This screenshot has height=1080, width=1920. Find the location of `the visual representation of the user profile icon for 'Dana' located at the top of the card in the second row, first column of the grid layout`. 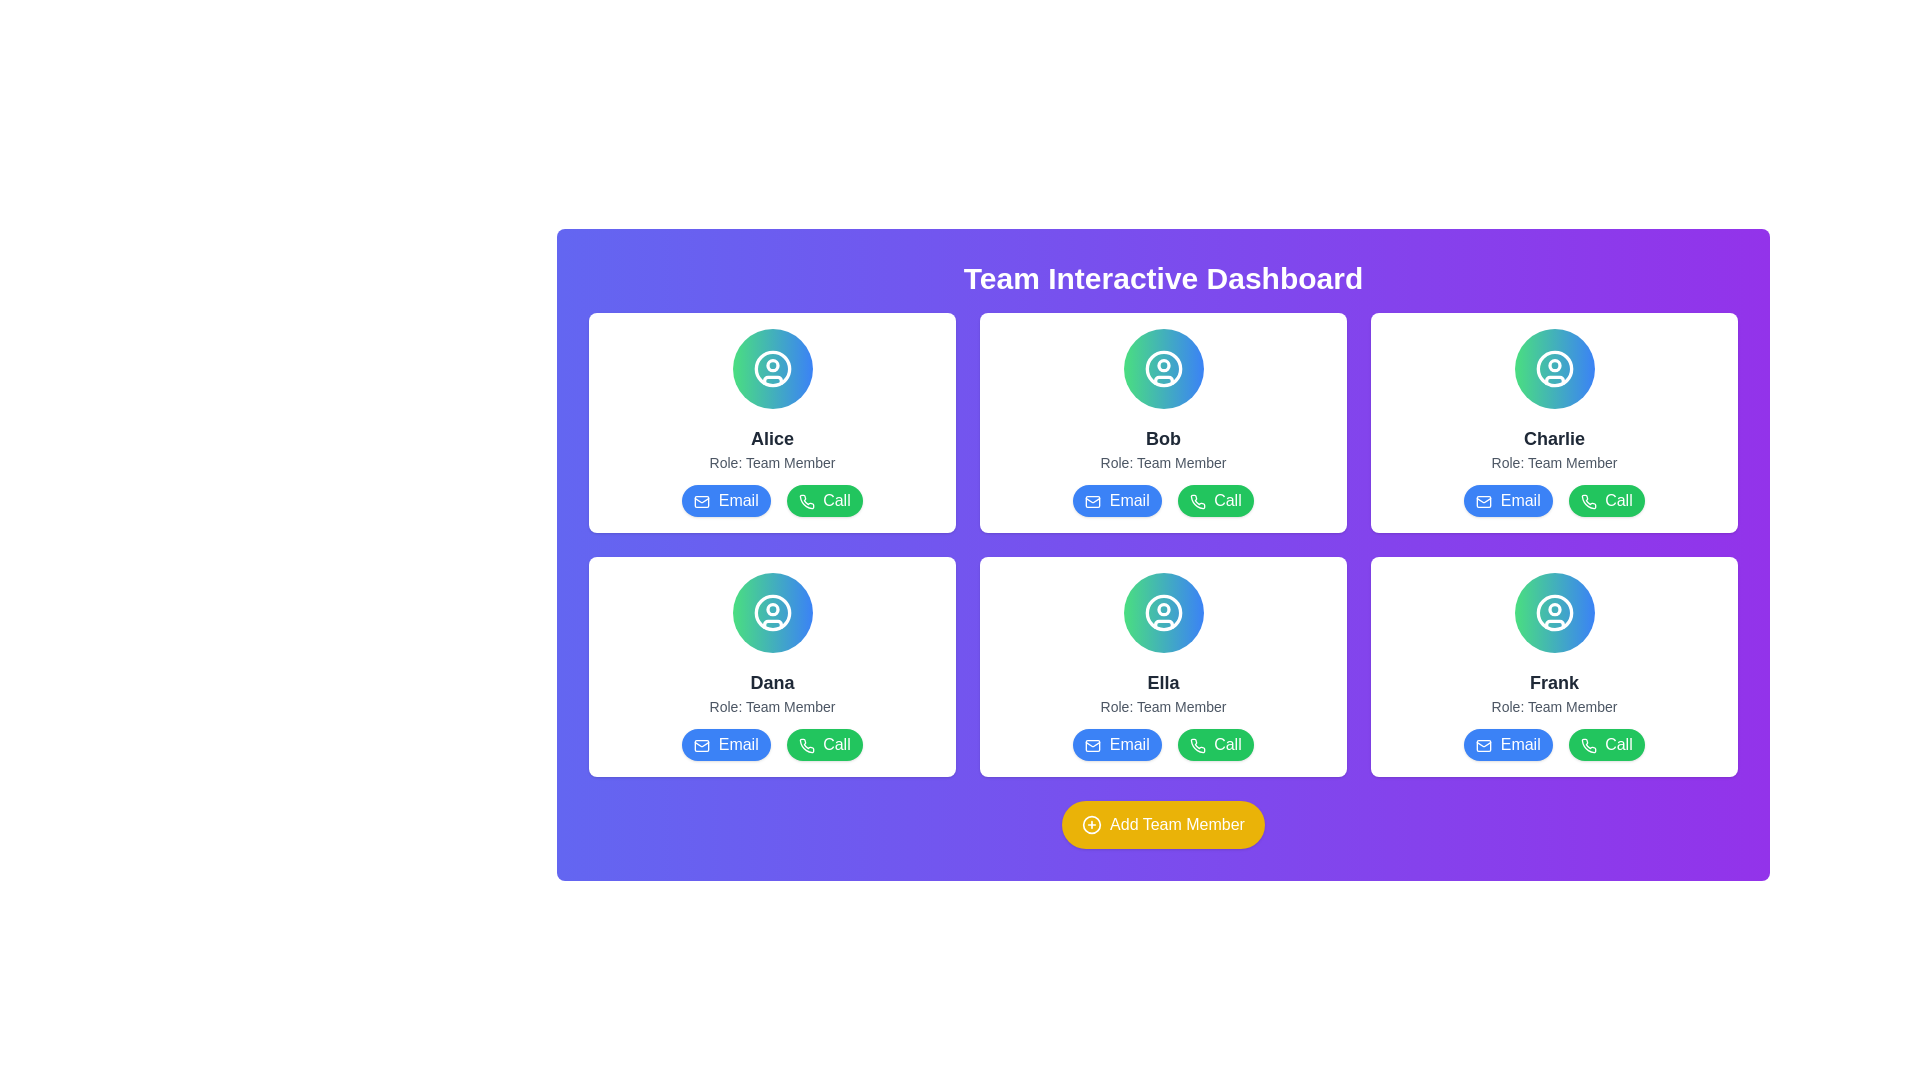

the visual representation of the user profile icon for 'Dana' located at the top of the card in the second row, first column of the grid layout is located at coordinates (771, 612).